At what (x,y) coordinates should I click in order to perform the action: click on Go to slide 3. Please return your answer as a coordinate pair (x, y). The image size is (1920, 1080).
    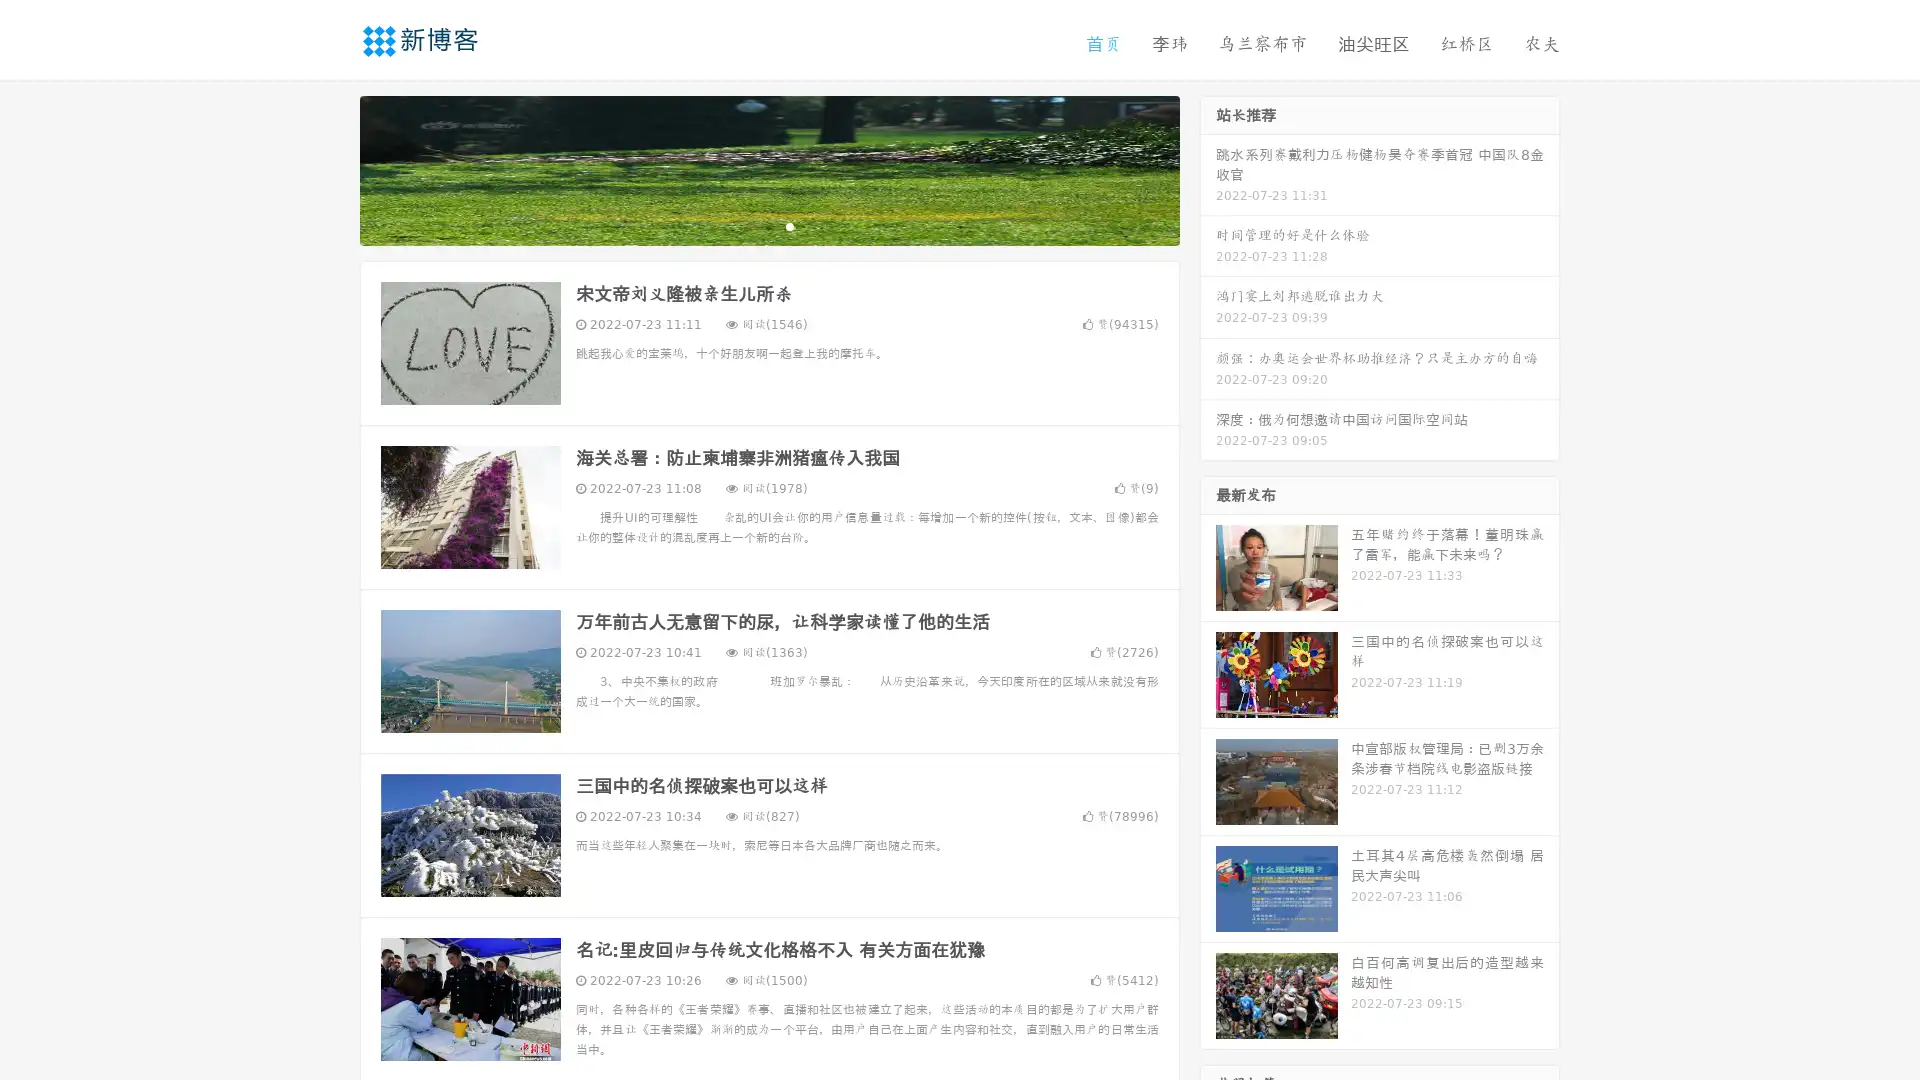
    Looking at the image, I should click on (789, 225).